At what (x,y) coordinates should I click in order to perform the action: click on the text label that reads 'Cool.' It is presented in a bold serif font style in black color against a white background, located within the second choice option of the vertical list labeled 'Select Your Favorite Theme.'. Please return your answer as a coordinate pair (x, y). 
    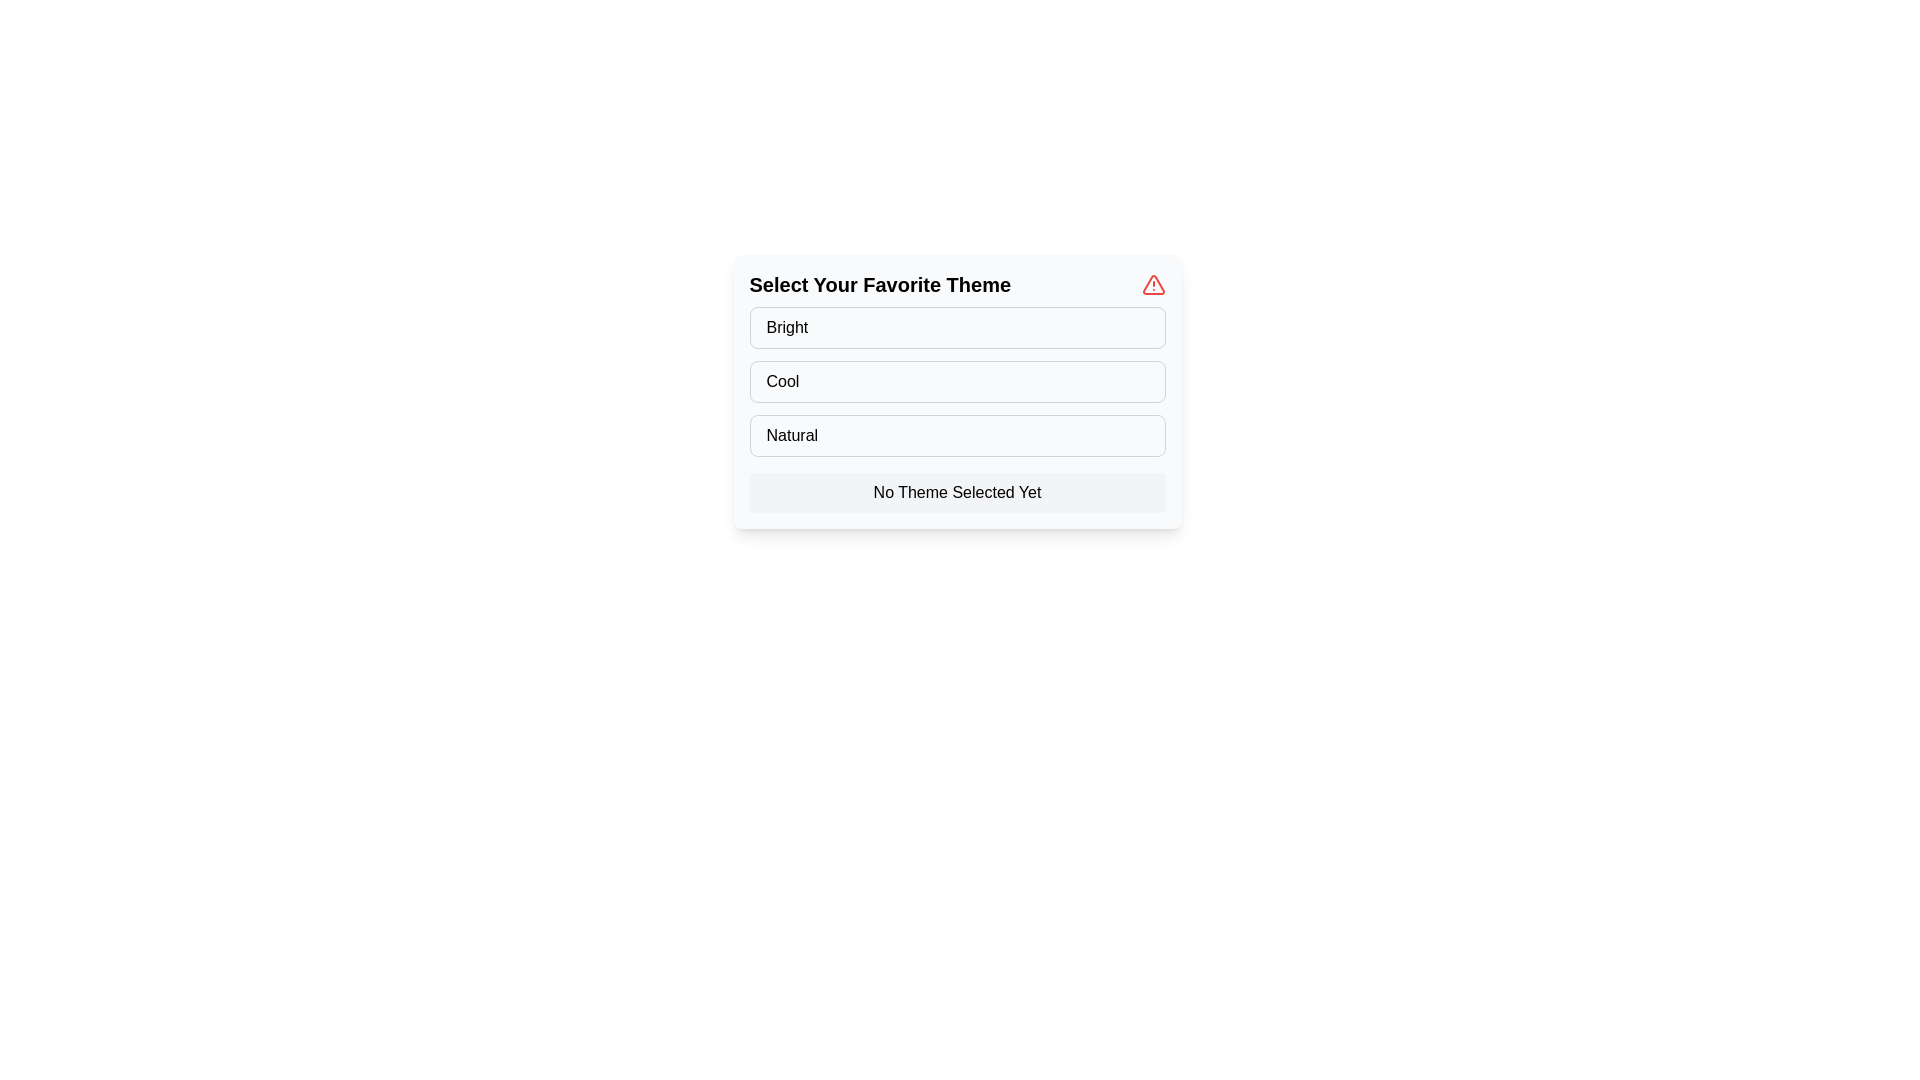
    Looking at the image, I should click on (781, 381).